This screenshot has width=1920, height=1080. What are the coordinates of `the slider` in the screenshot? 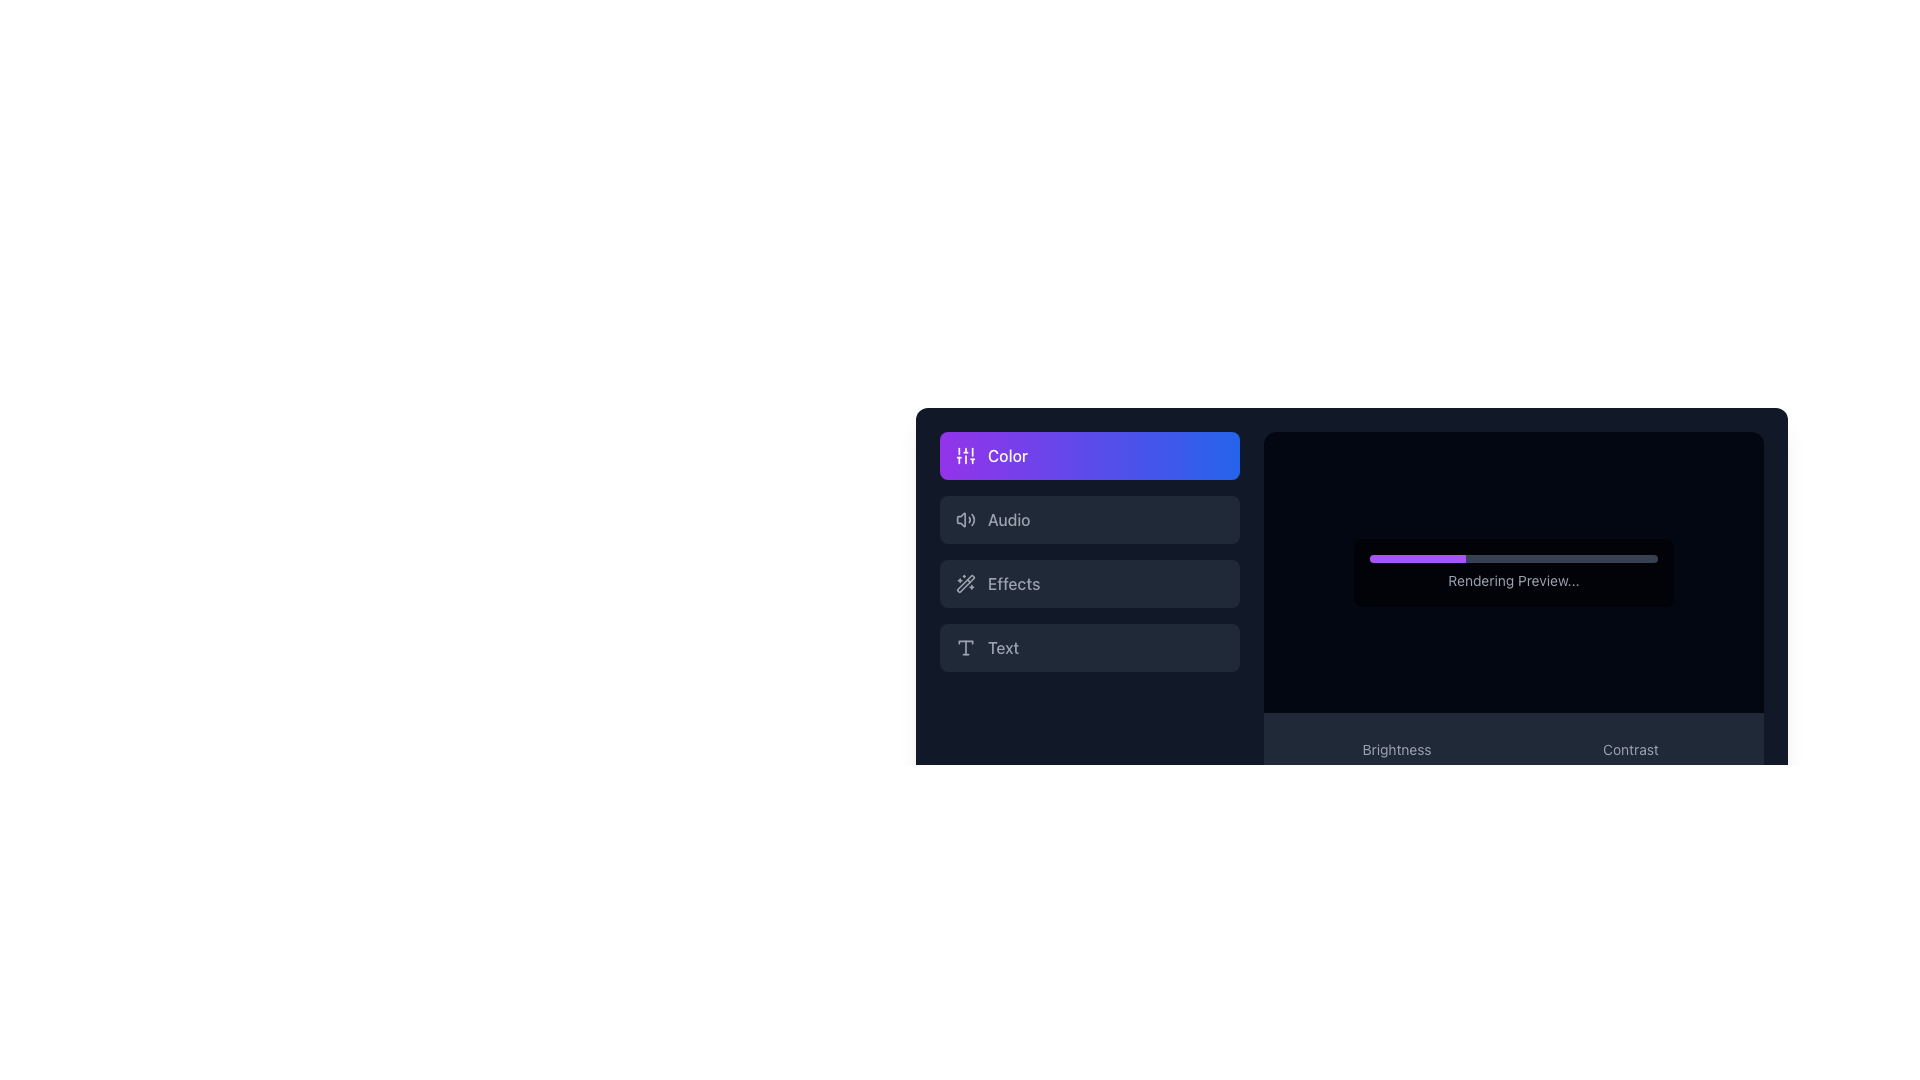 It's located at (1378, 776).